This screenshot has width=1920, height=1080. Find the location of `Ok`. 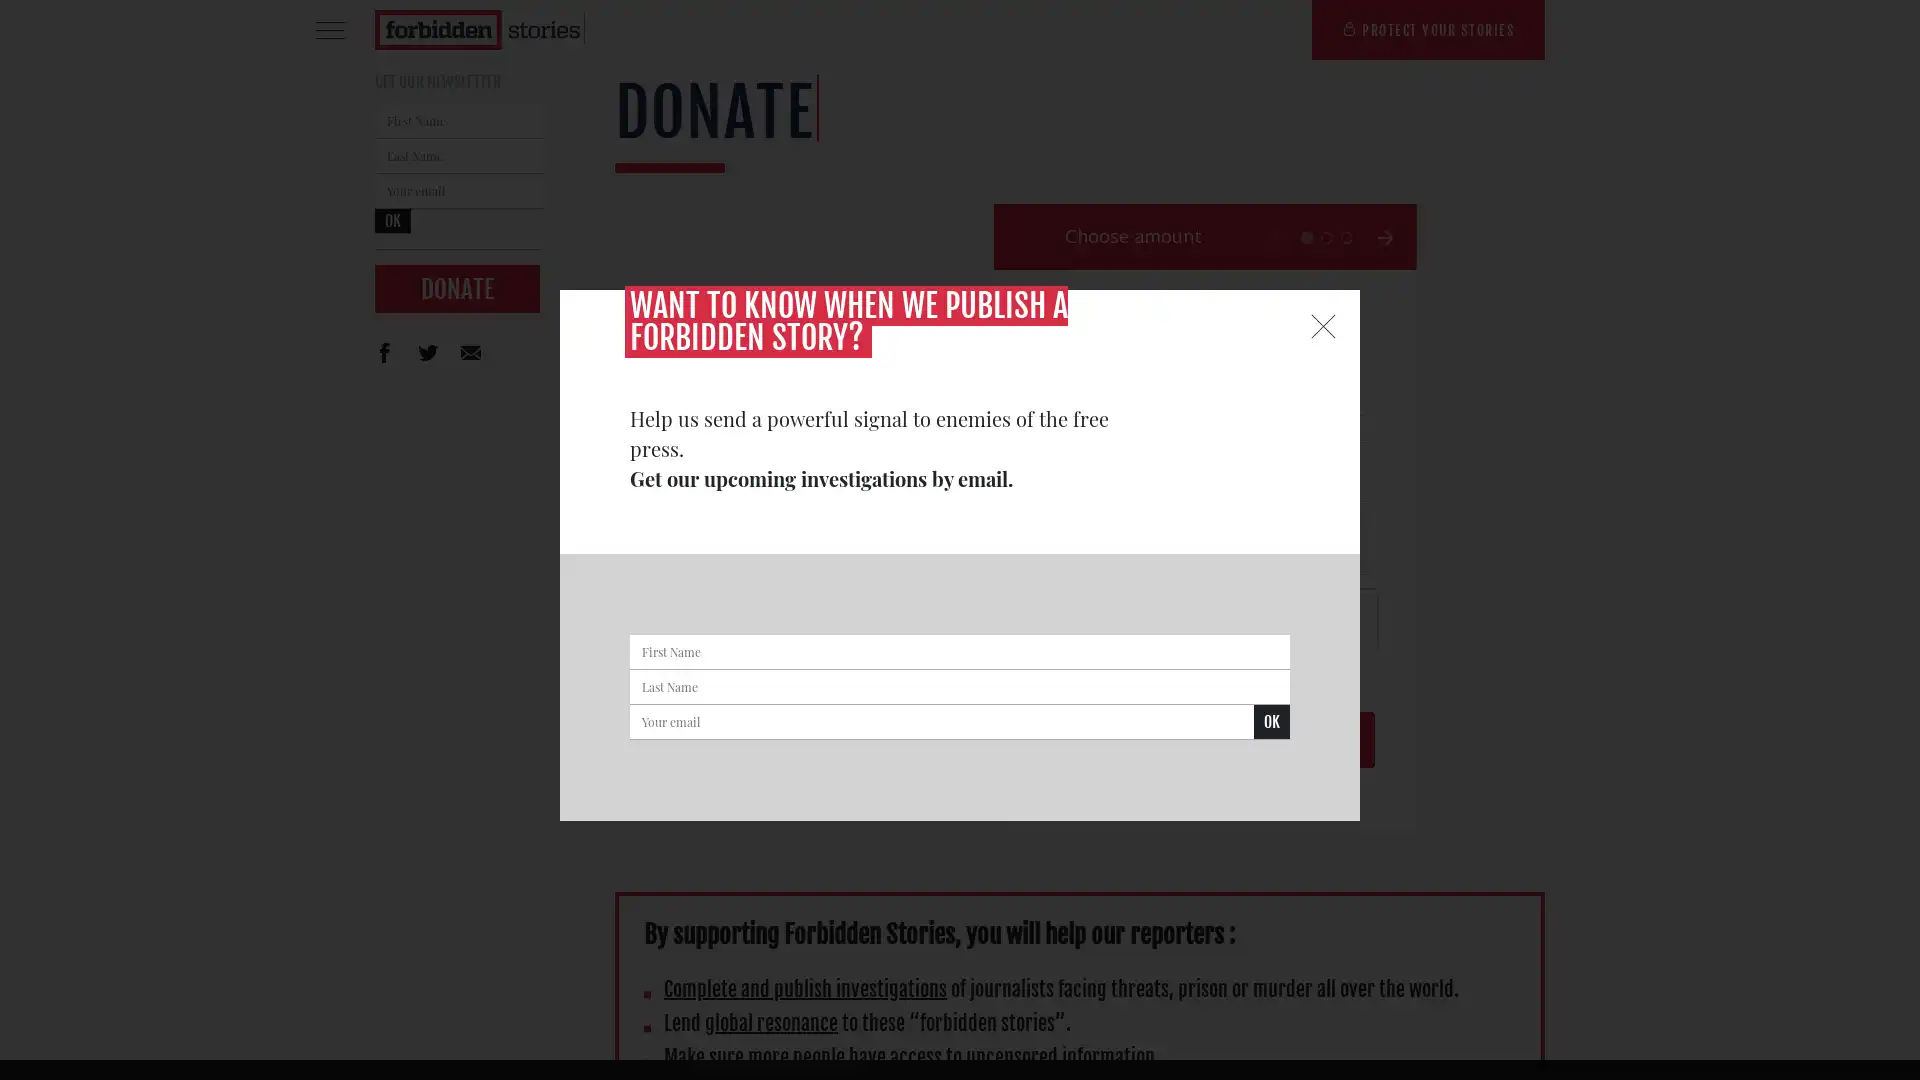

Ok is located at coordinates (393, 221).